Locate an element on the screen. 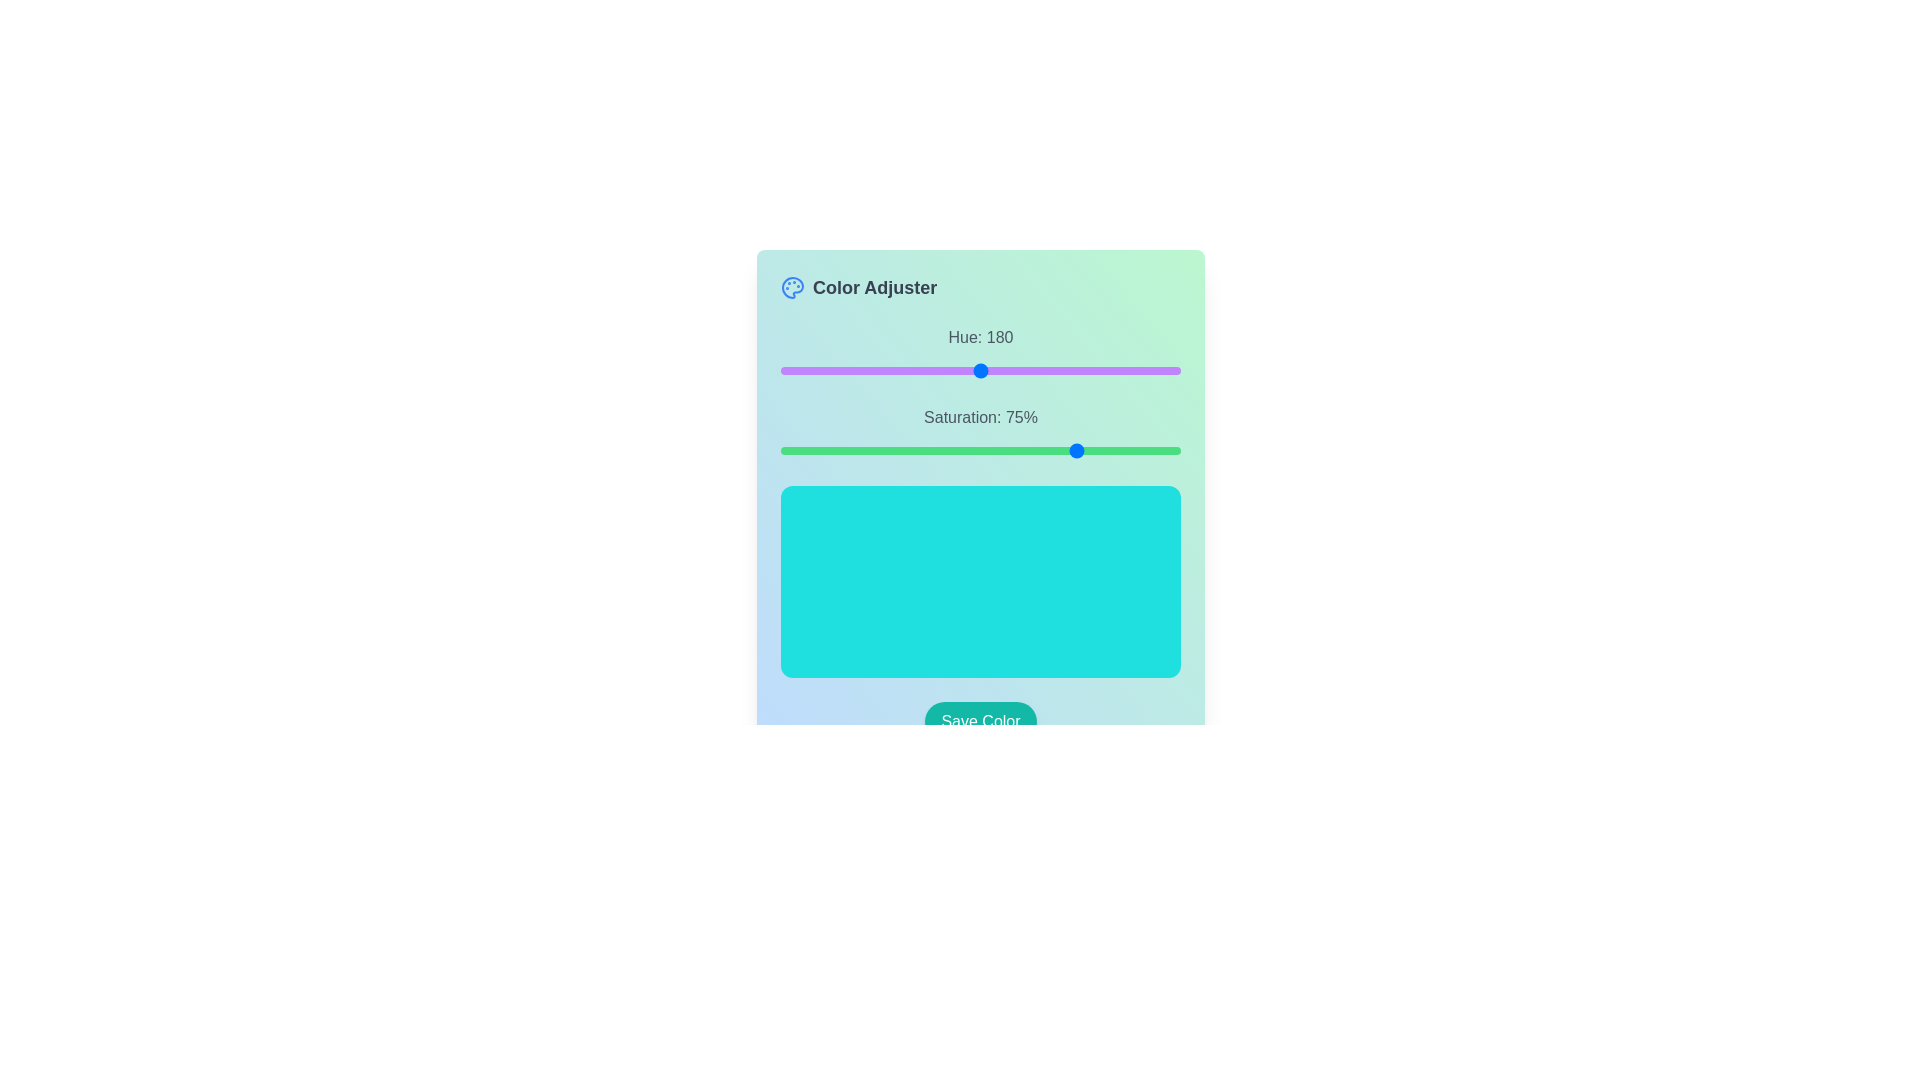 This screenshot has width=1920, height=1080. the Color Adjuster icon located on the top-left corner of the panel, adjacent to the 'Color Adjuster' text is located at coordinates (791, 288).